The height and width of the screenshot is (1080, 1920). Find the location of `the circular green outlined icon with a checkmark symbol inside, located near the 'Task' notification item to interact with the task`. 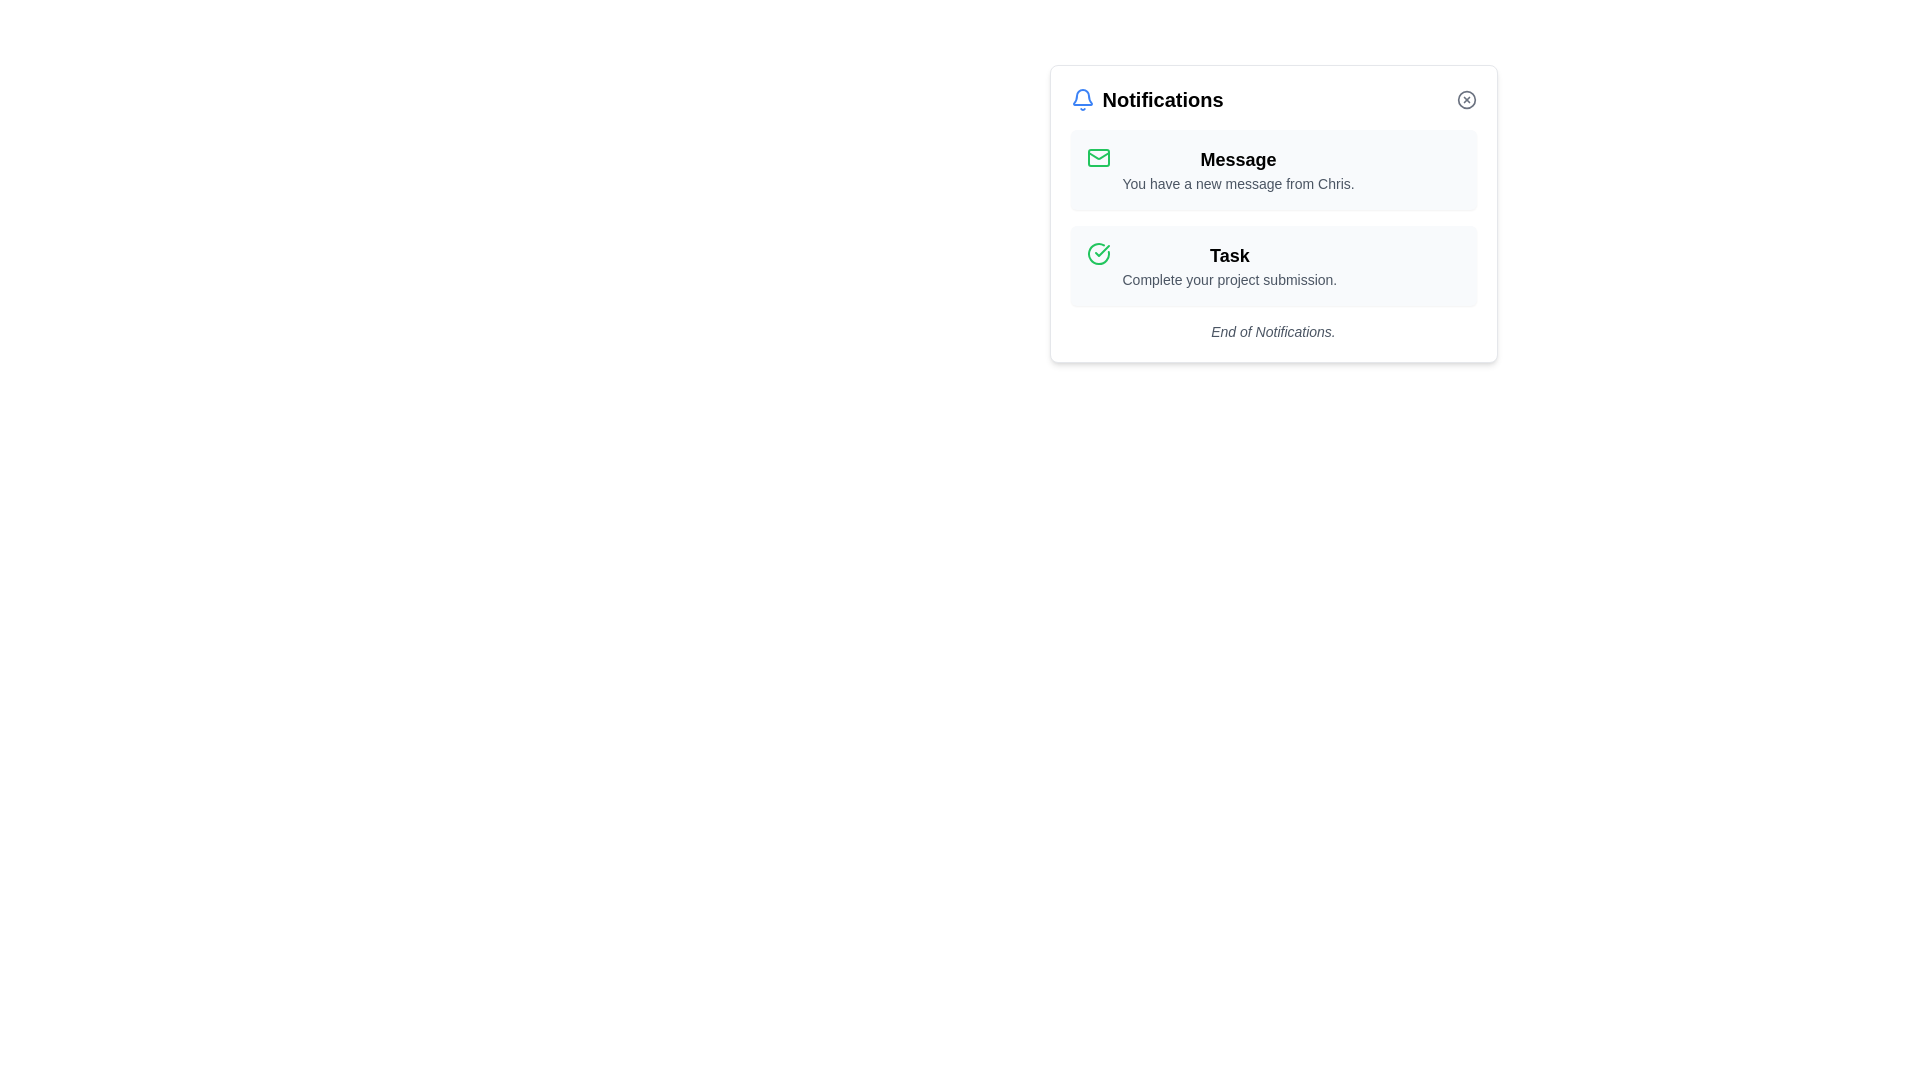

the circular green outlined icon with a checkmark symbol inside, located near the 'Task' notification item to interact with the task is located at coordinates (1097, 253).